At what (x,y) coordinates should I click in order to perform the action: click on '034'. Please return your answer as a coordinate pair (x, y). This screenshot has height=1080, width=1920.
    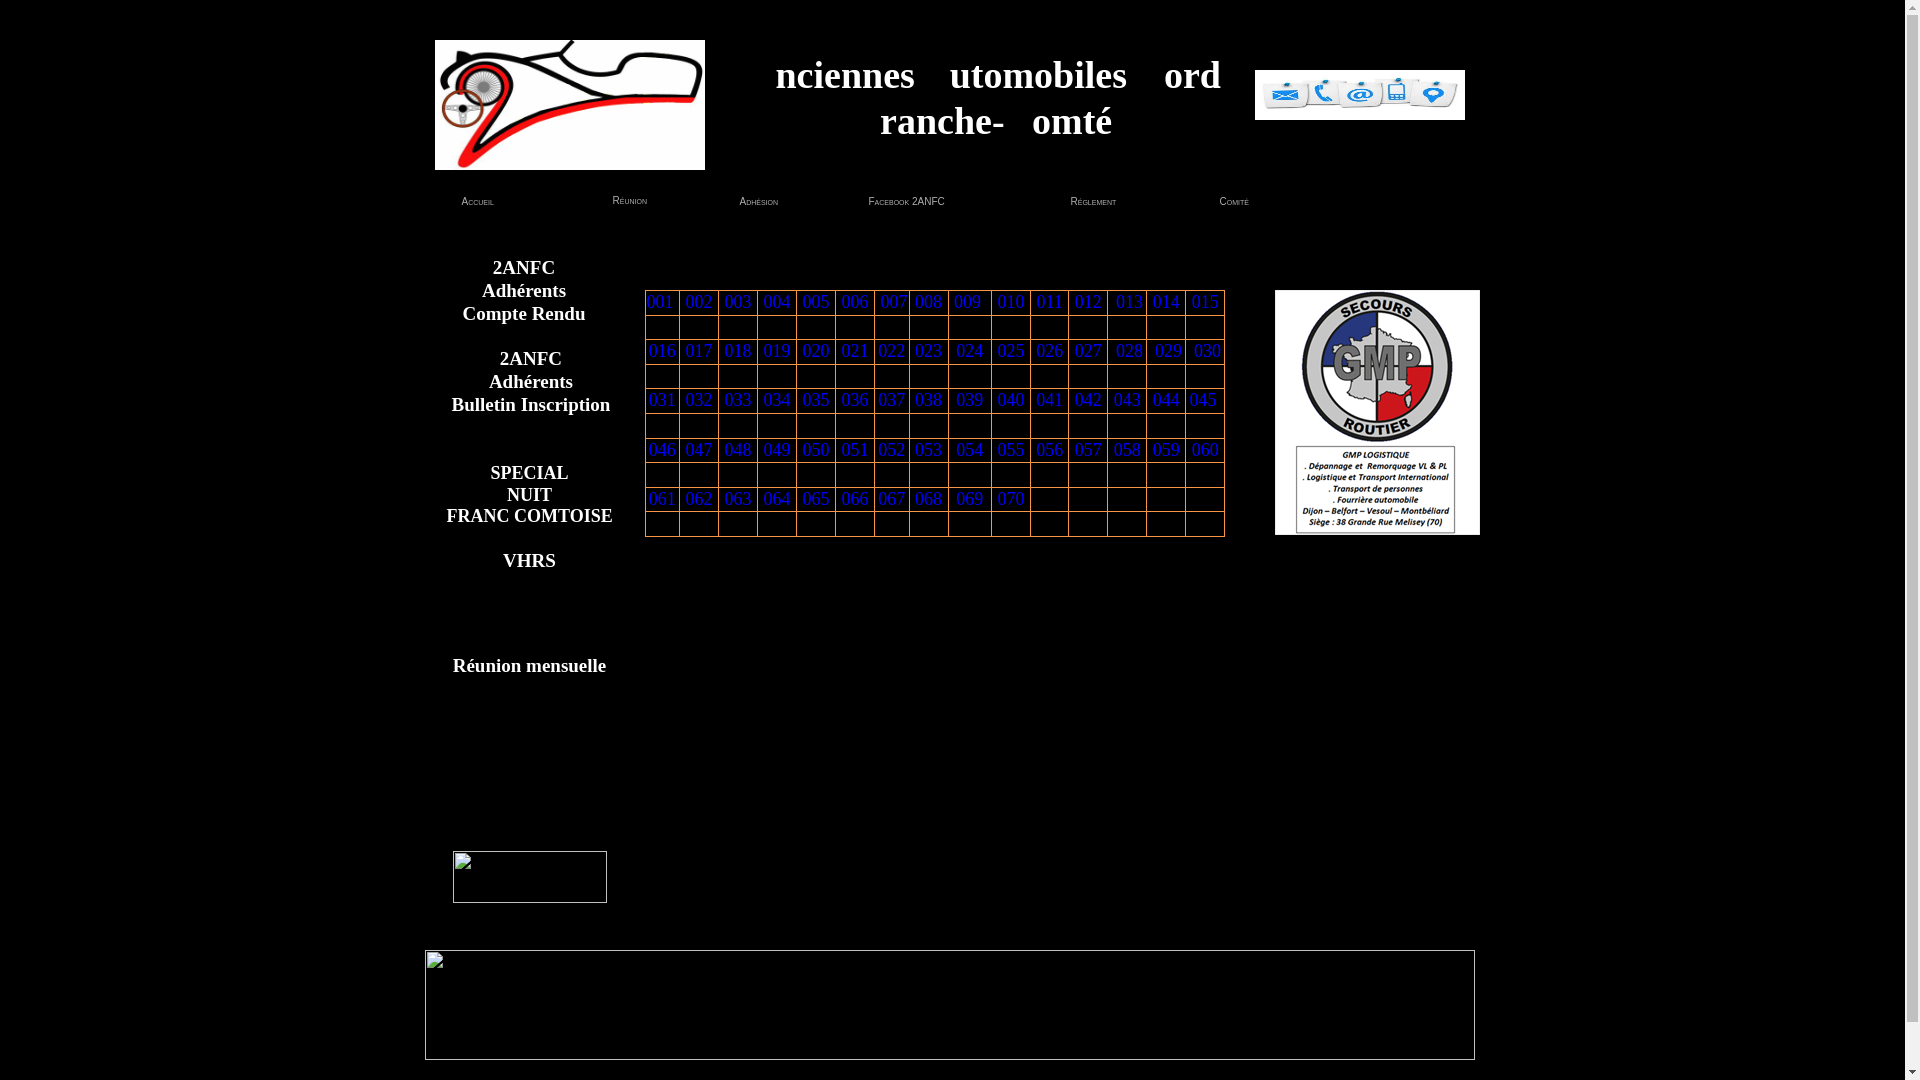
    Looking at the image, I should click on (776, 400).